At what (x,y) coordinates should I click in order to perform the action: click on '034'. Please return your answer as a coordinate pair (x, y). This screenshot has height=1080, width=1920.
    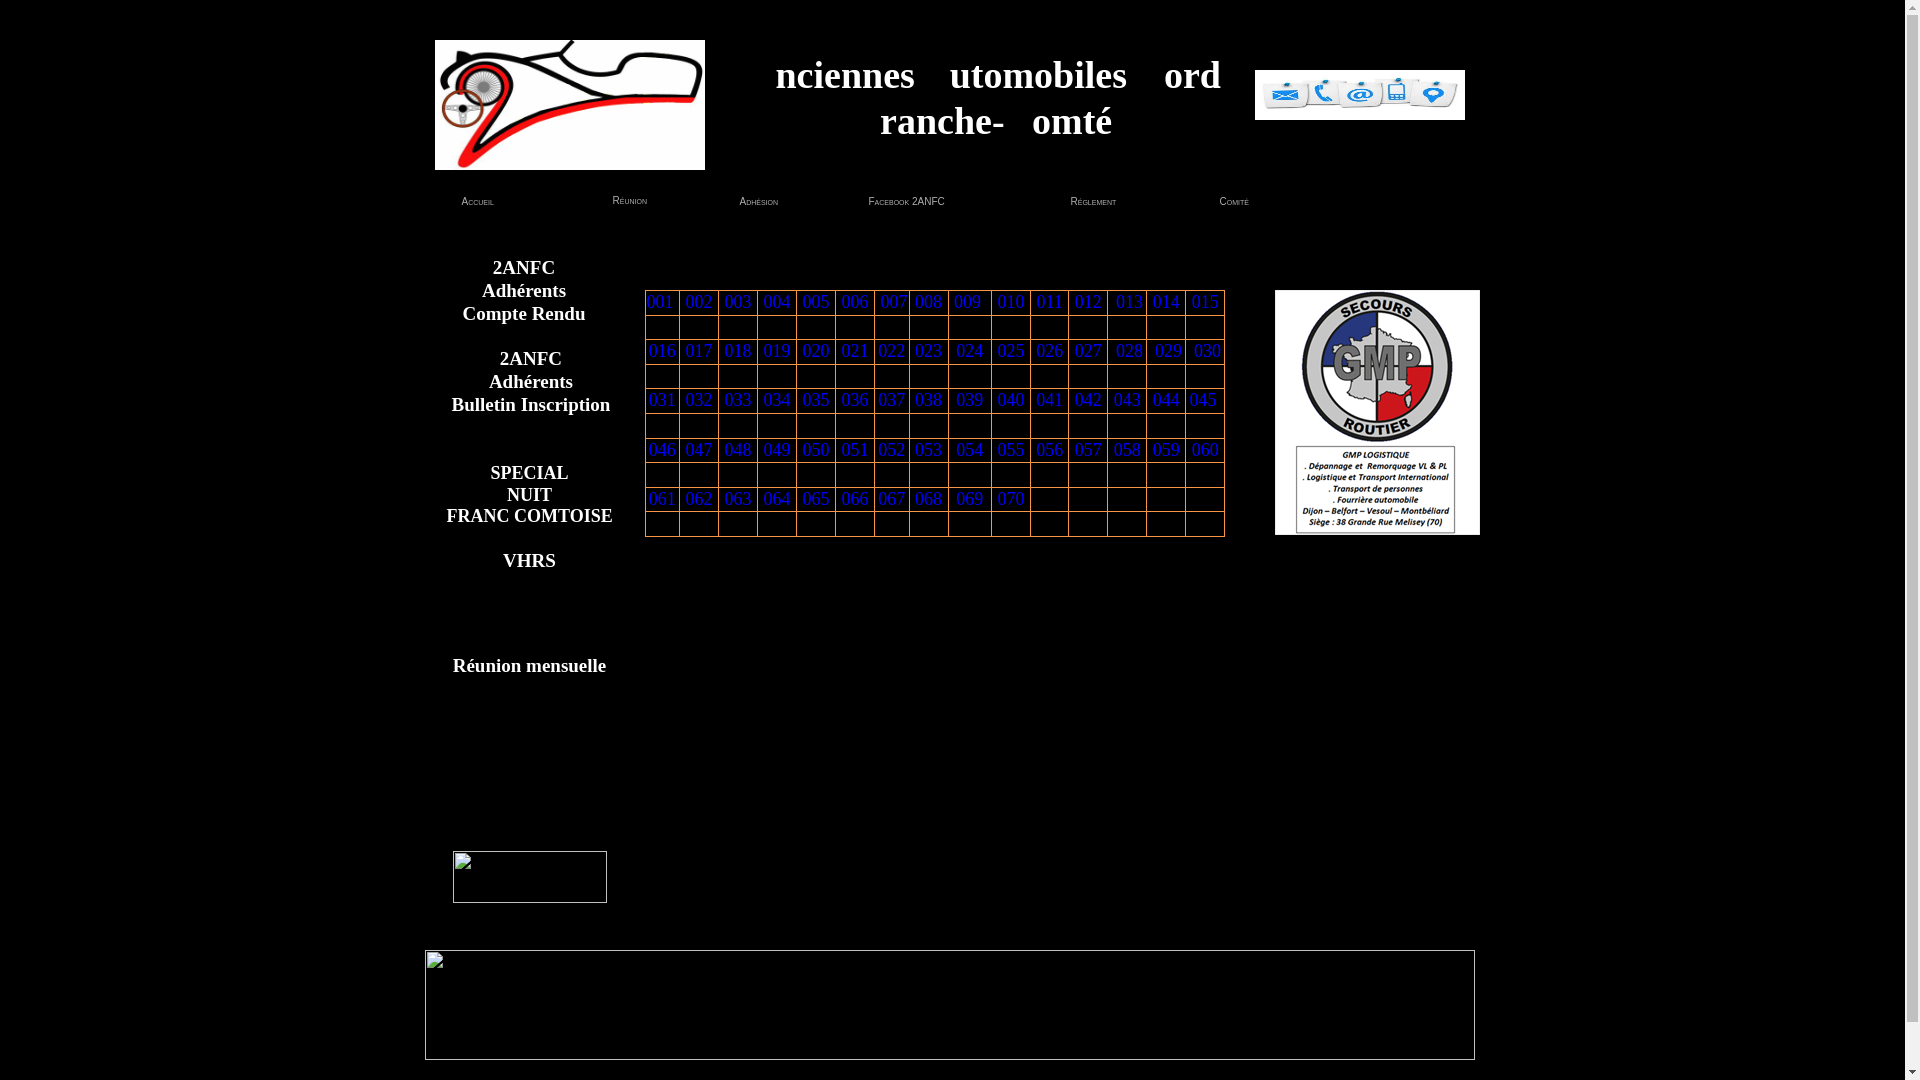
    Looking at the image, I should click on (776, 400).